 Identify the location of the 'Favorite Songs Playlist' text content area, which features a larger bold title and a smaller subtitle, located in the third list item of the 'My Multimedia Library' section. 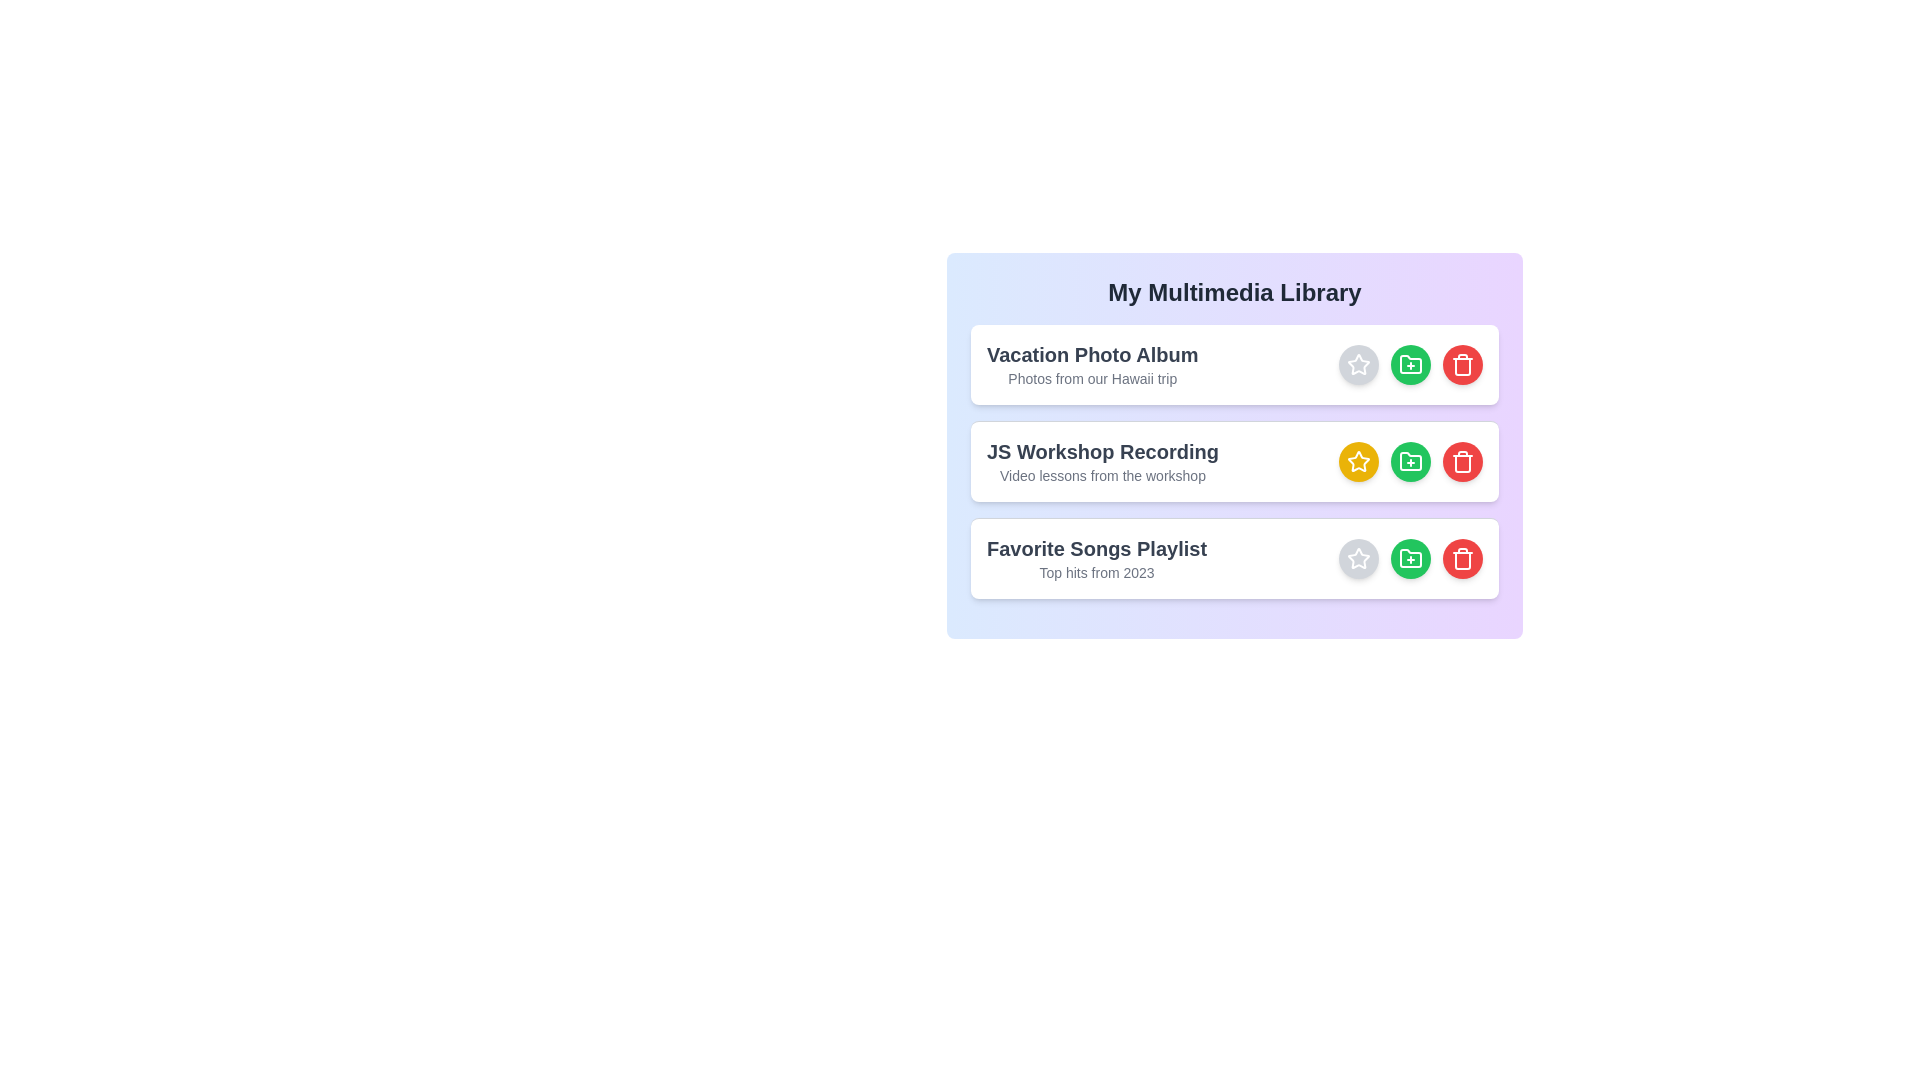
(1096, 559).